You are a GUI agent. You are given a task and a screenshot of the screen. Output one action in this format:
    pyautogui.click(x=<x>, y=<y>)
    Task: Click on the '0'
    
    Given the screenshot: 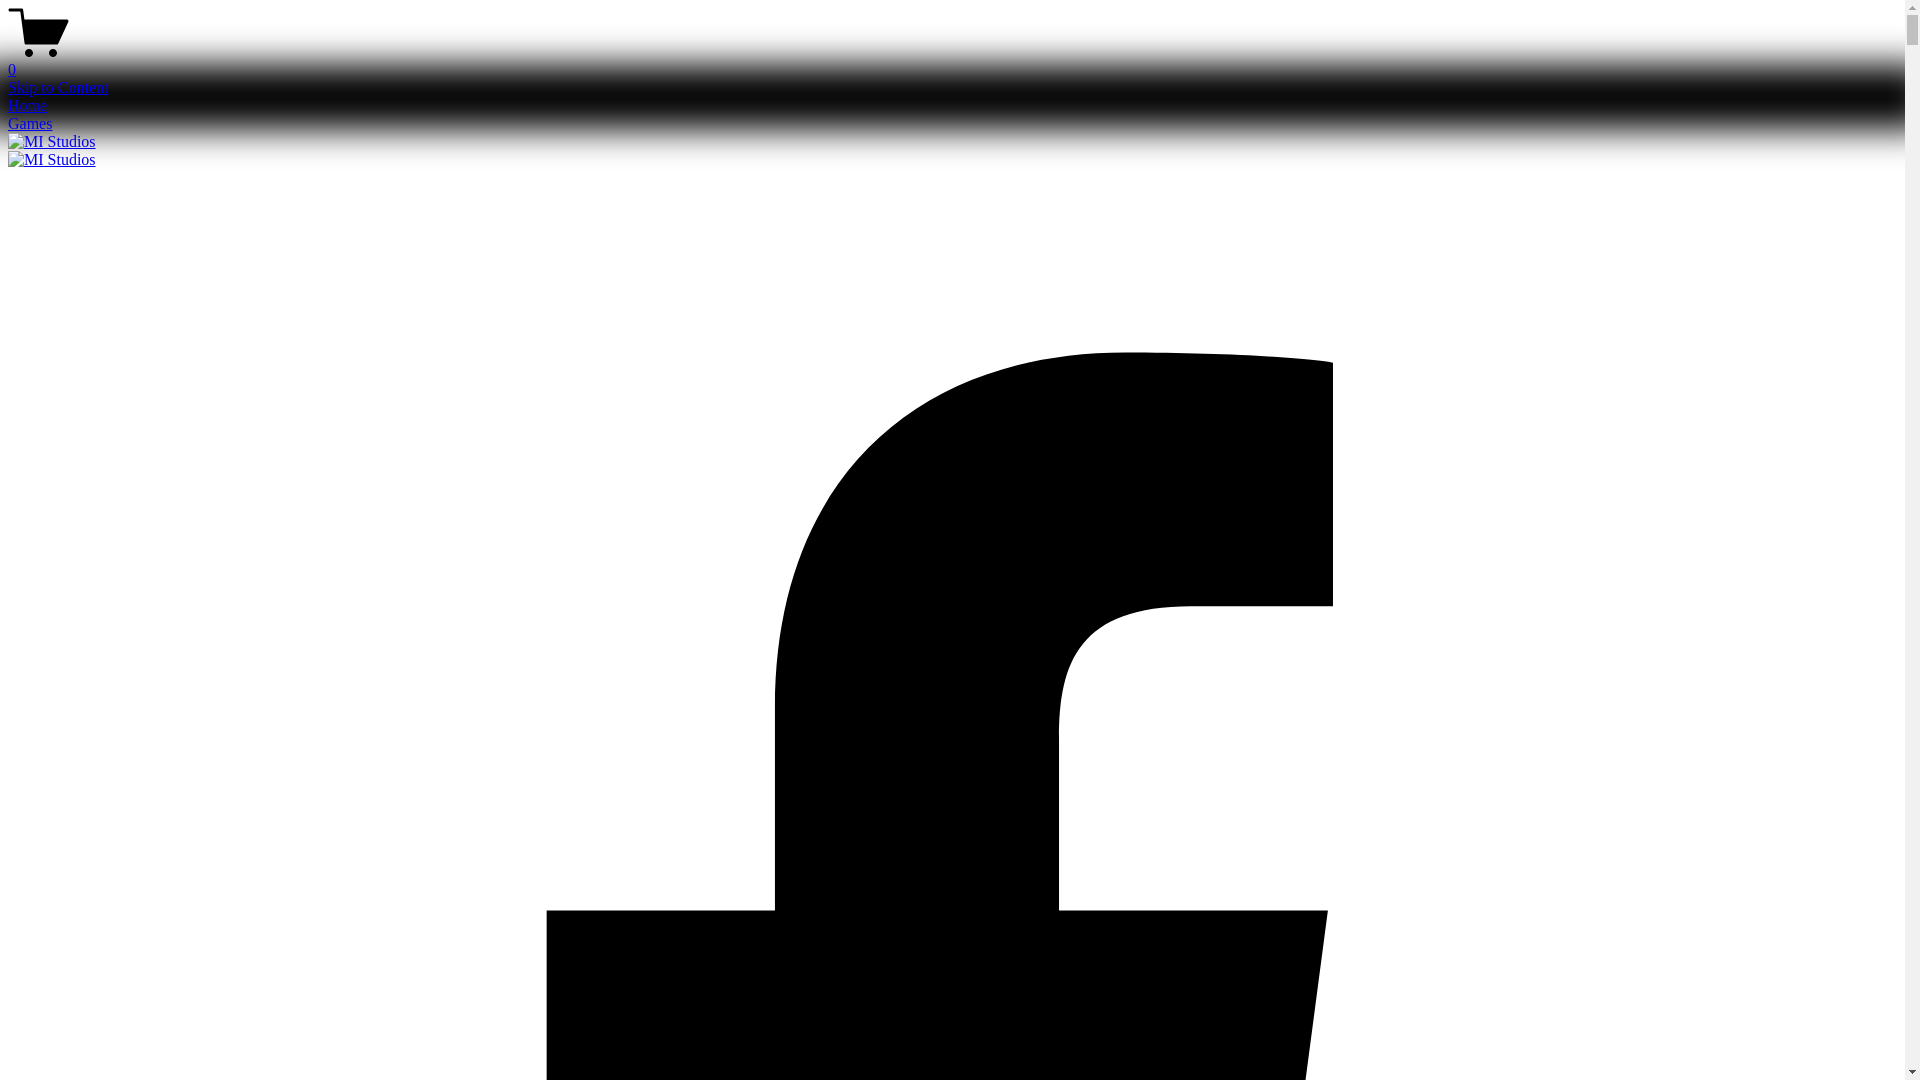 What is the action you would take?
    pyautogui.click(x=951, y=60)
    